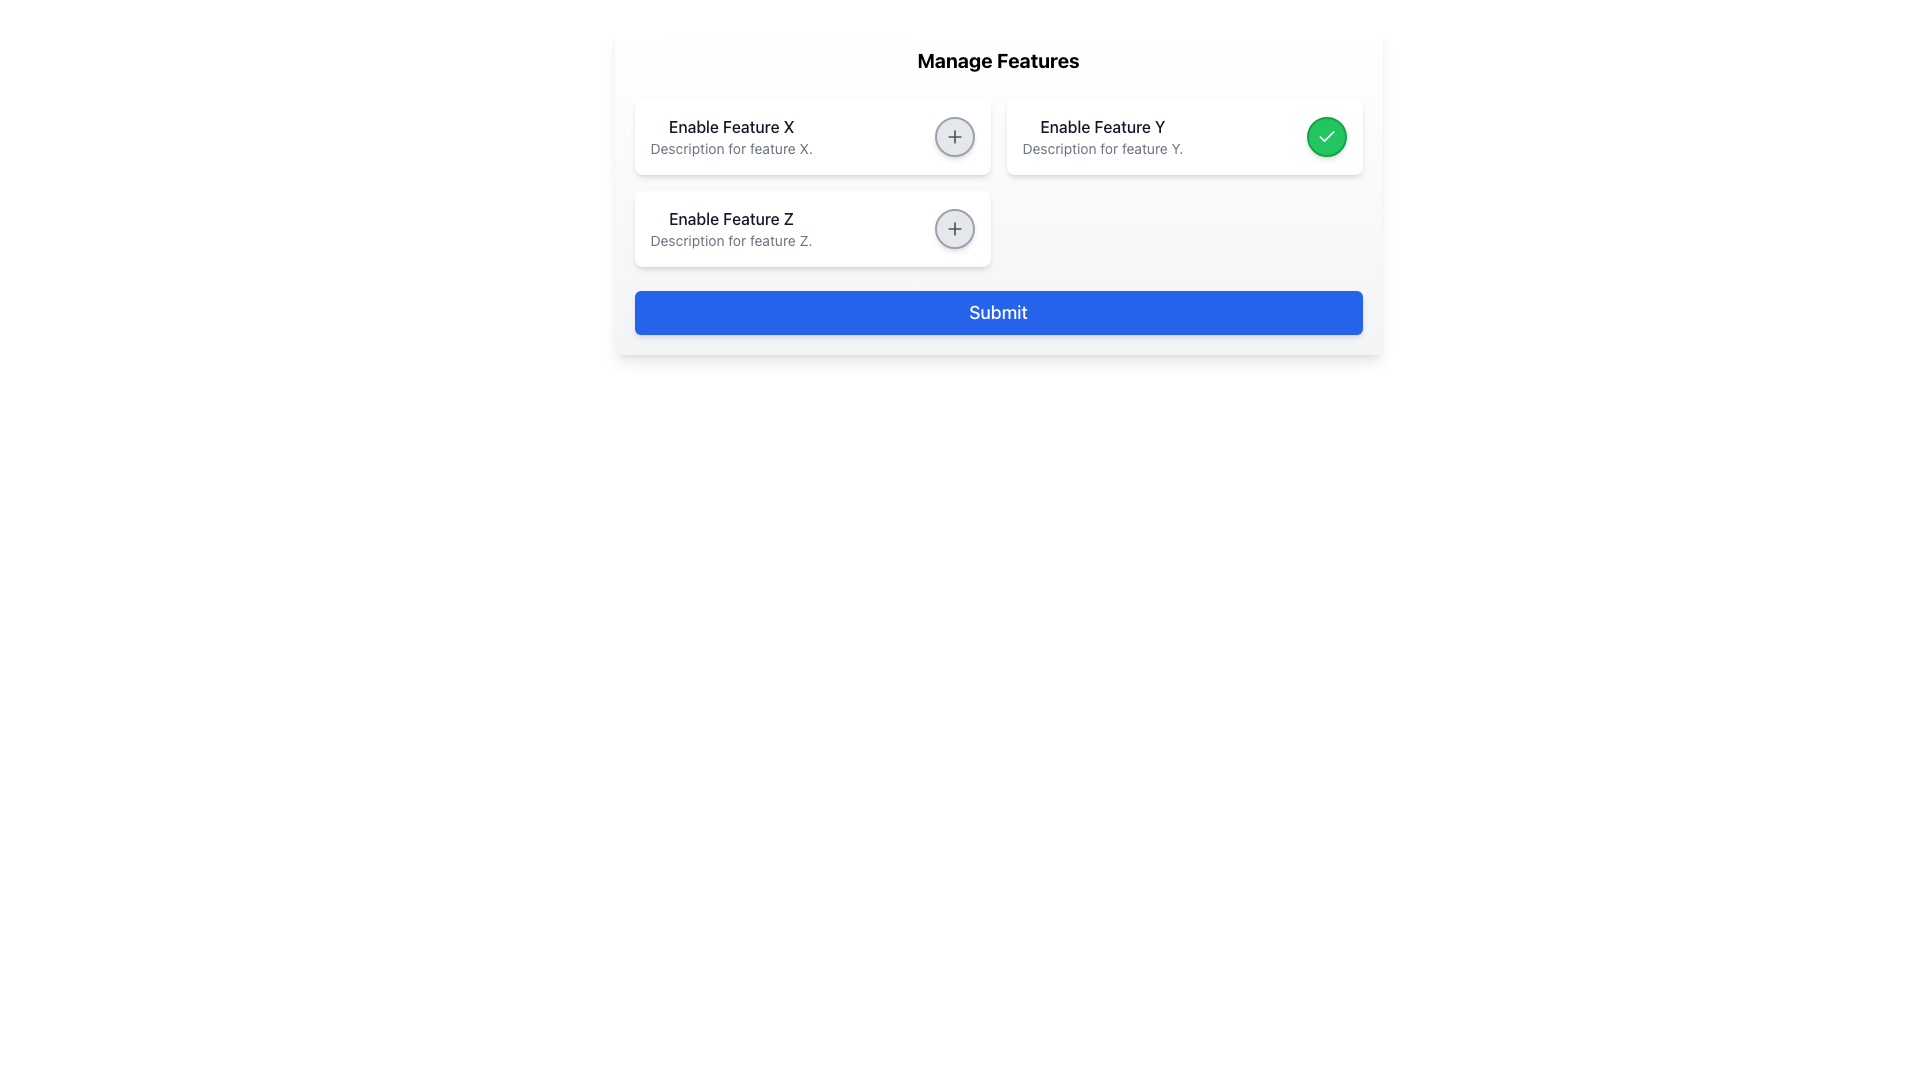 The height and width of the screenshot is (1080, 1920). What do you see at coordinates (998, 60) in the screenshot?
I see `the static text element displaying the title 'Manage Features', which is prominently centered at the top of the section` at bounding box center [998, 60].